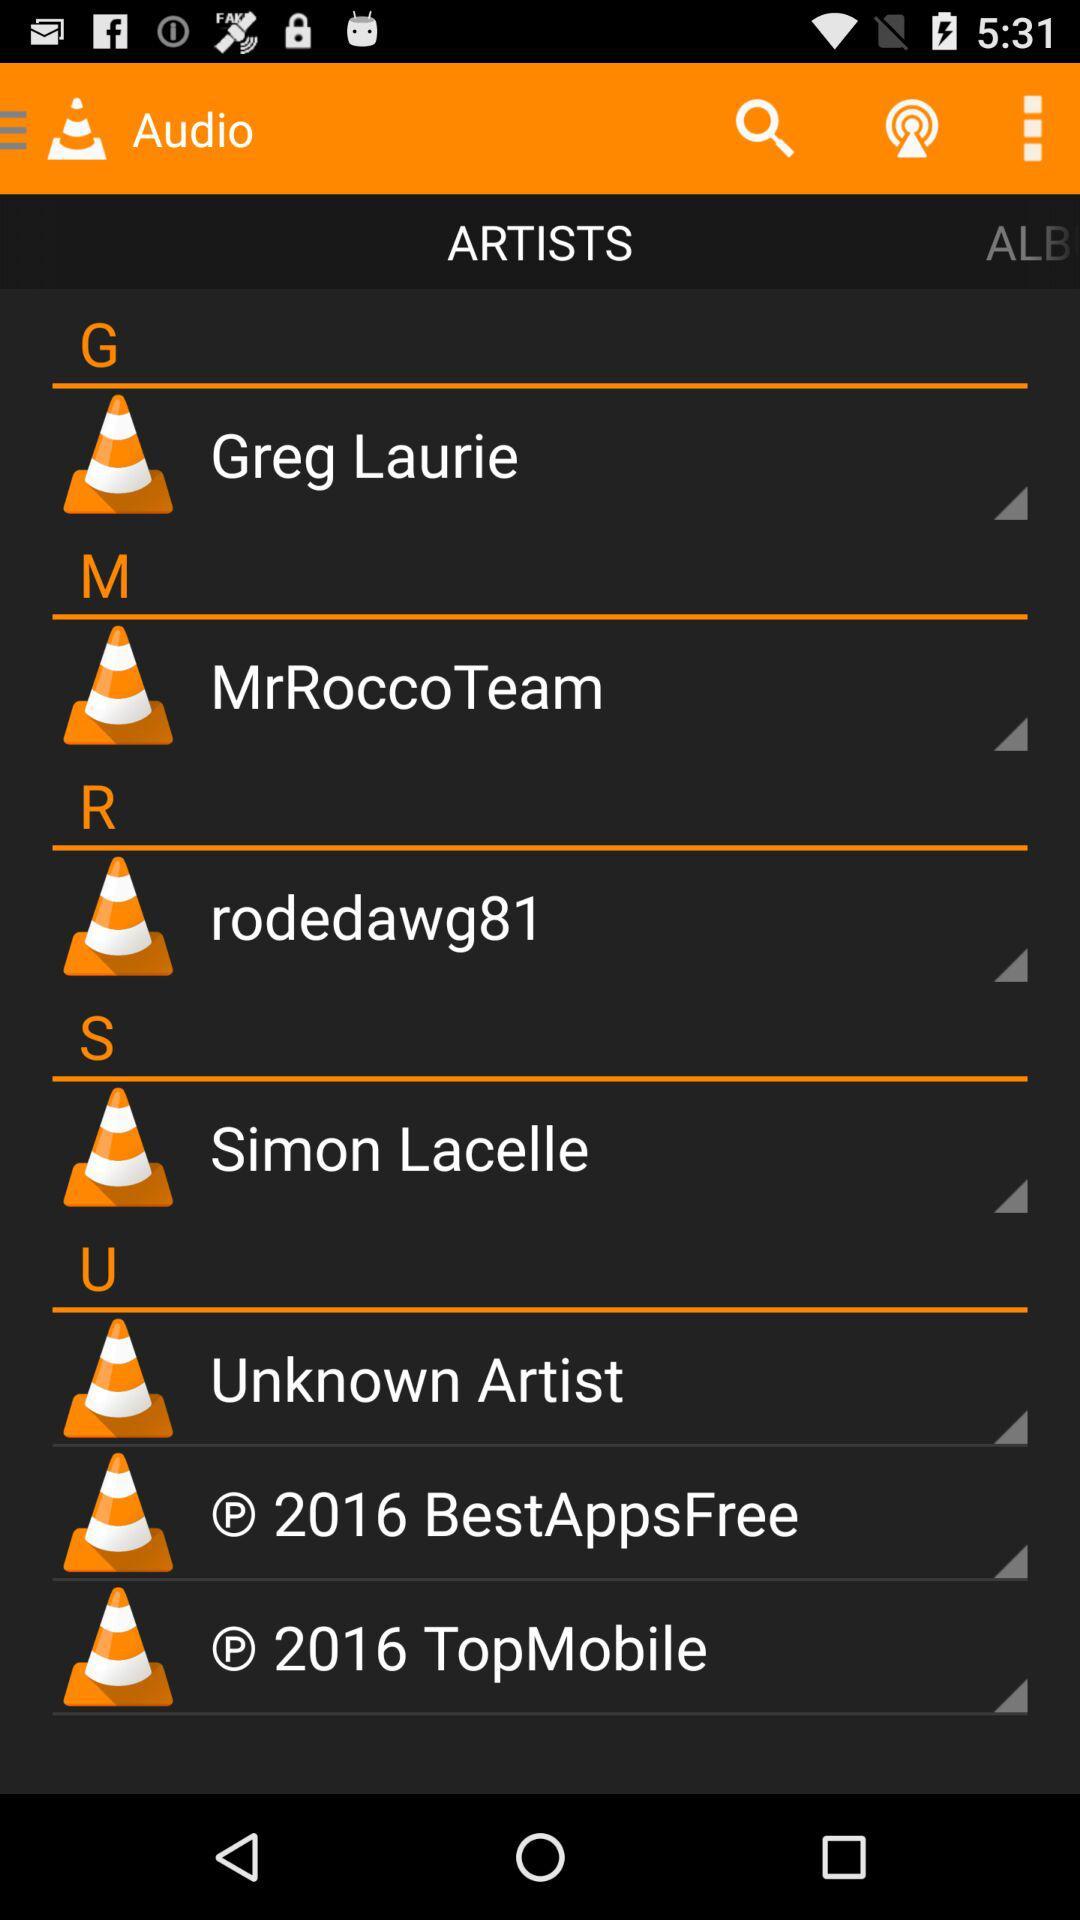 This screenshot has height=1920, width=1080. I want to click on expands area selected, so click(975, 1526).